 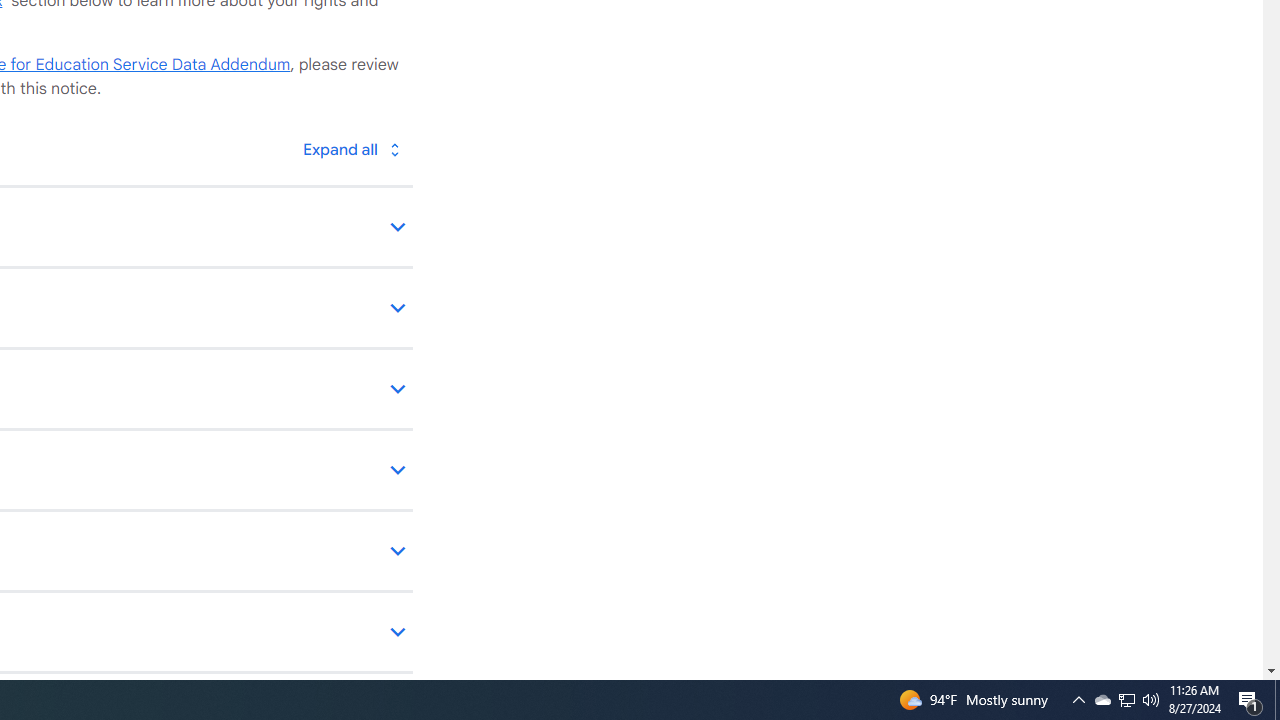 What do you see at coordinates (351, 148) in the screenshot?
I see `'Toggle all'` at bounding box center [351, 148].